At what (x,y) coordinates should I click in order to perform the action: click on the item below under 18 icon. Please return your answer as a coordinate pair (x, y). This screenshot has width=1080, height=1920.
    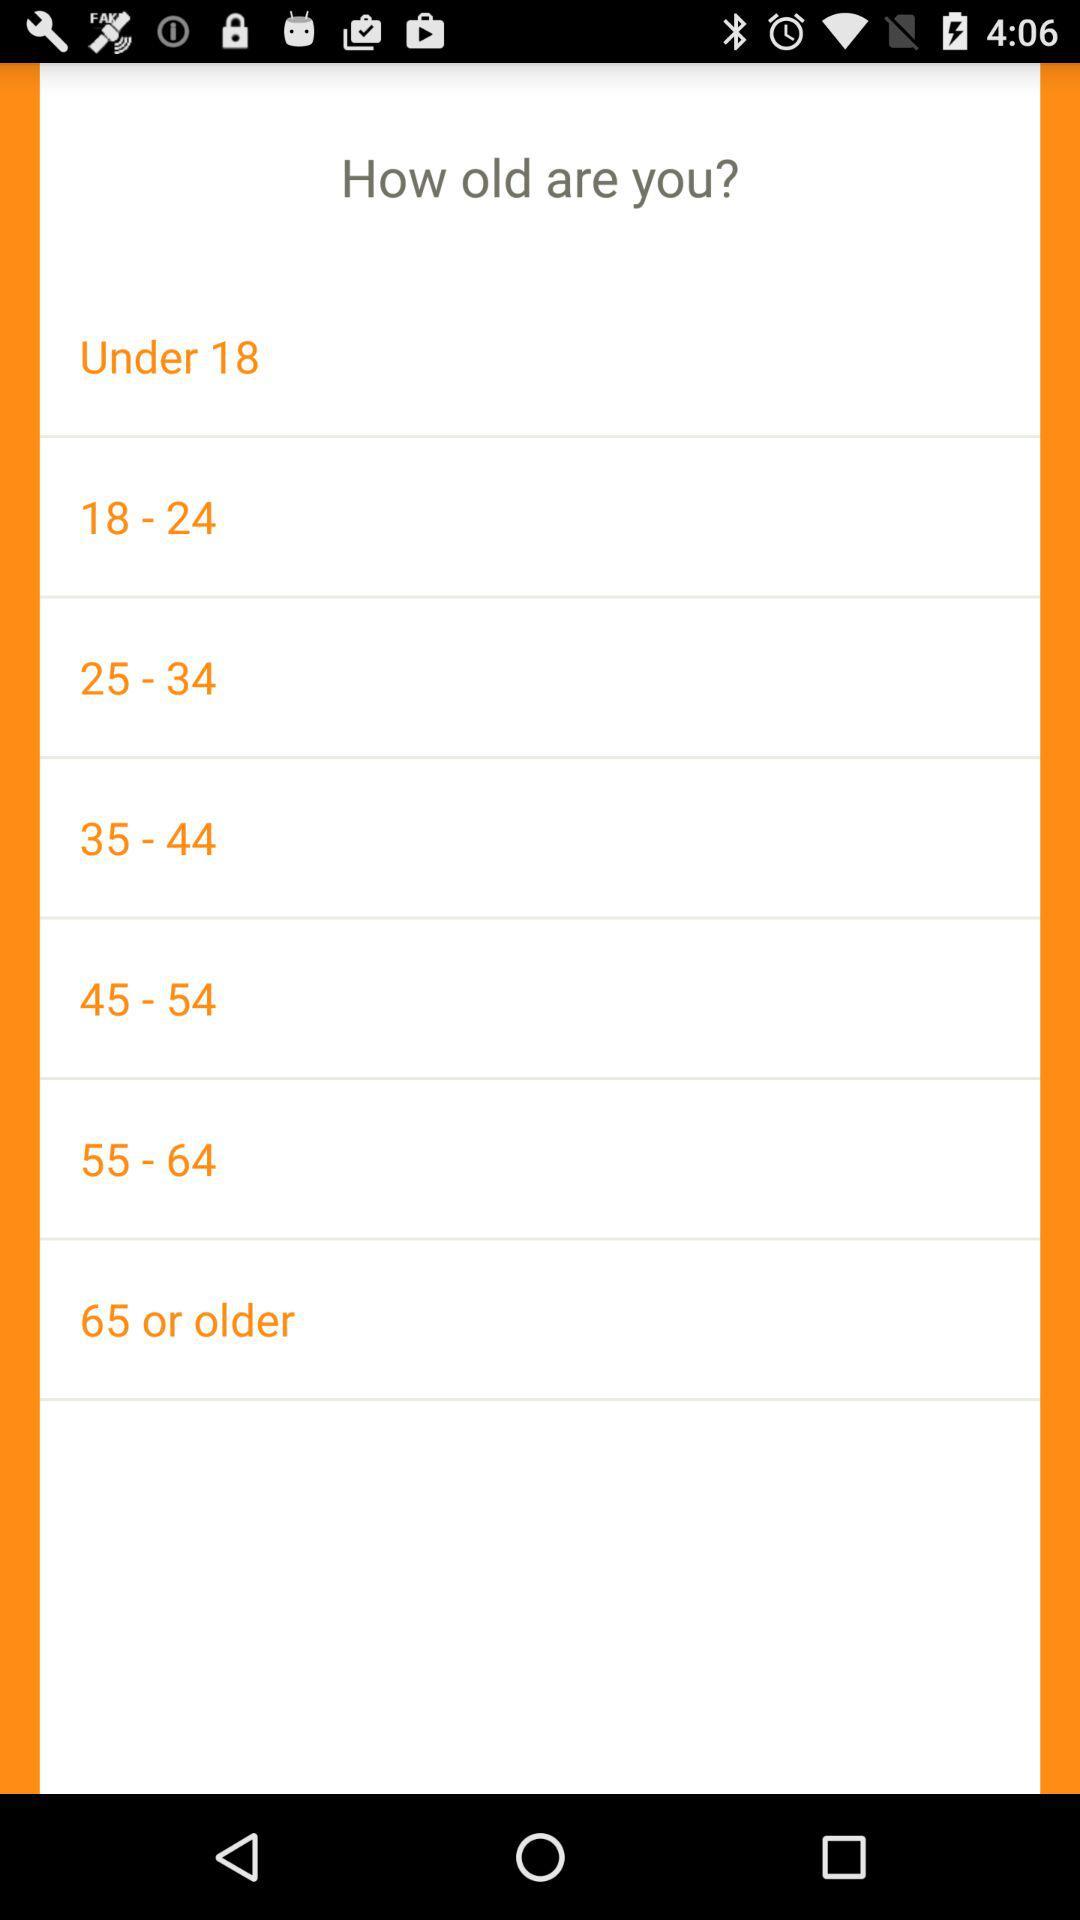
    Looking at the image, I should click on (540, 516).